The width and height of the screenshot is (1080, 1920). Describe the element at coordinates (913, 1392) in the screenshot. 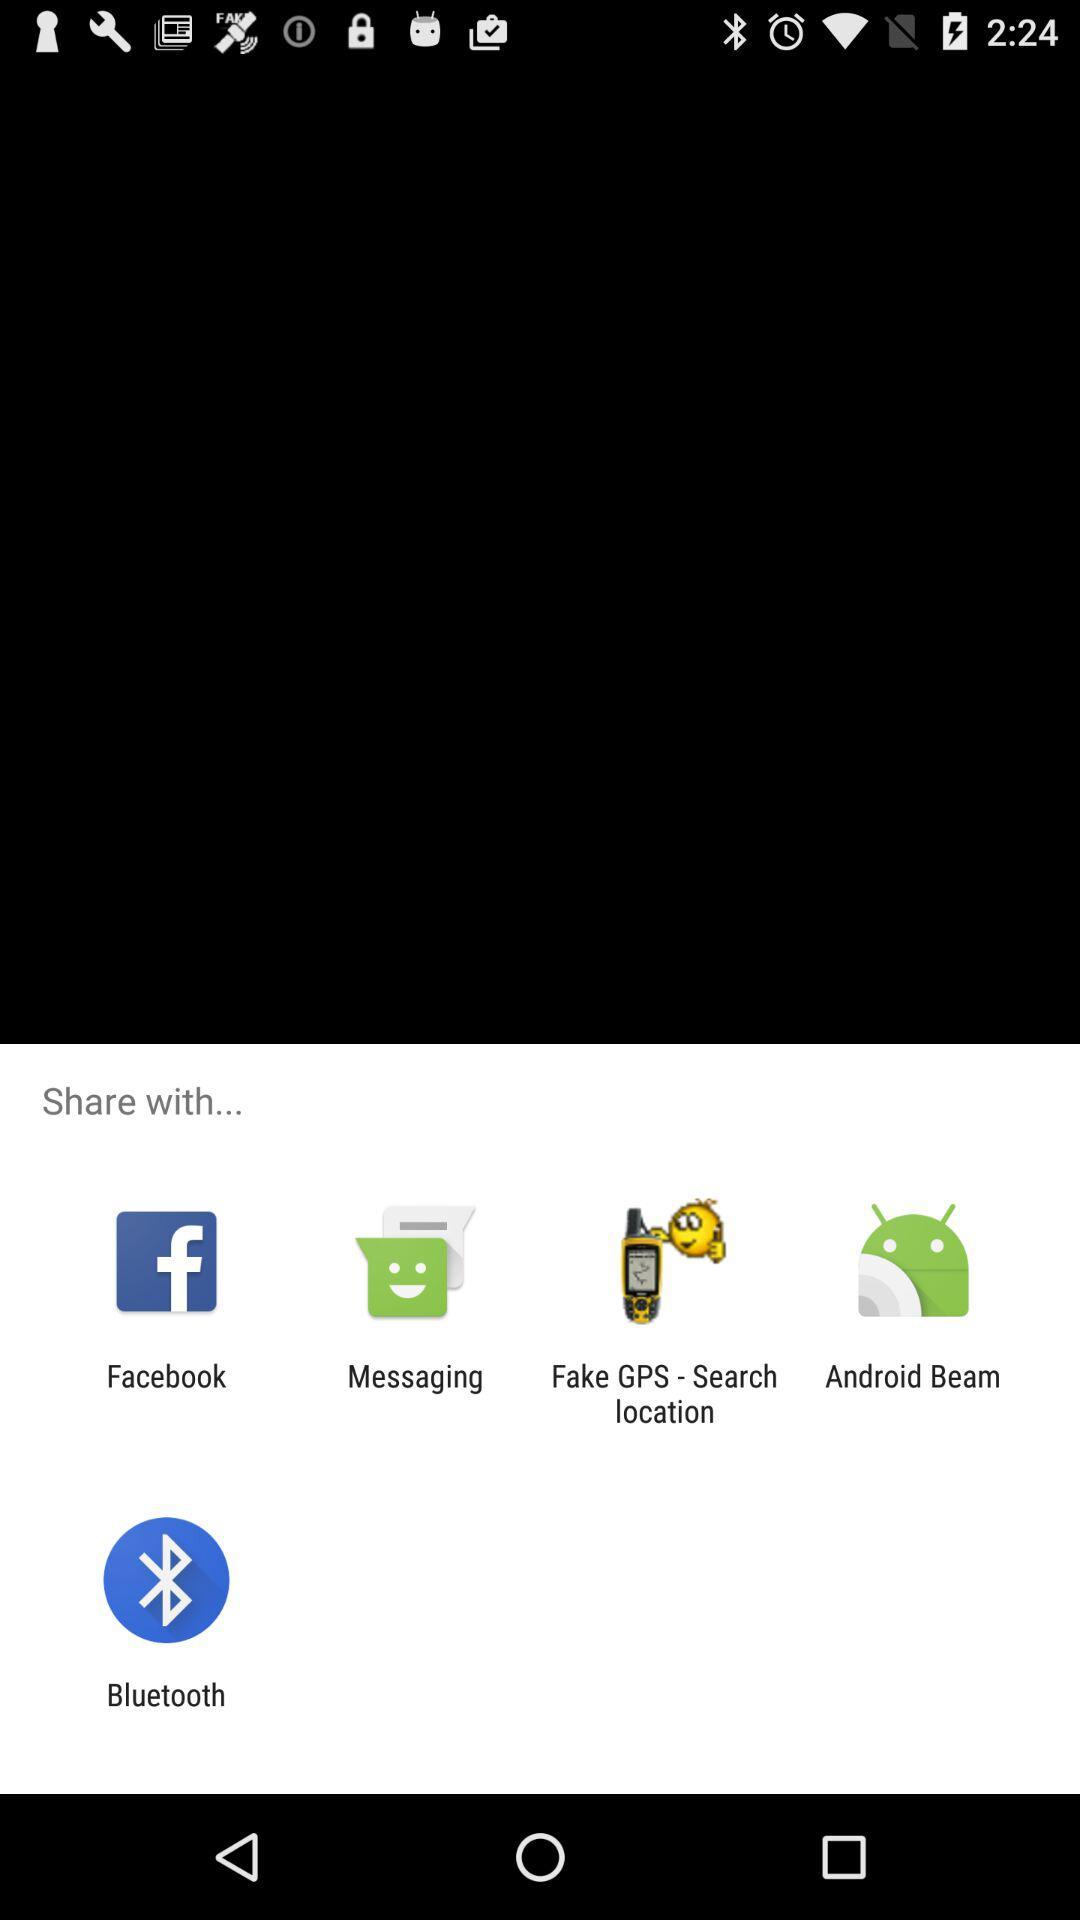

I see `the item next to the fake gps search app` at that location.